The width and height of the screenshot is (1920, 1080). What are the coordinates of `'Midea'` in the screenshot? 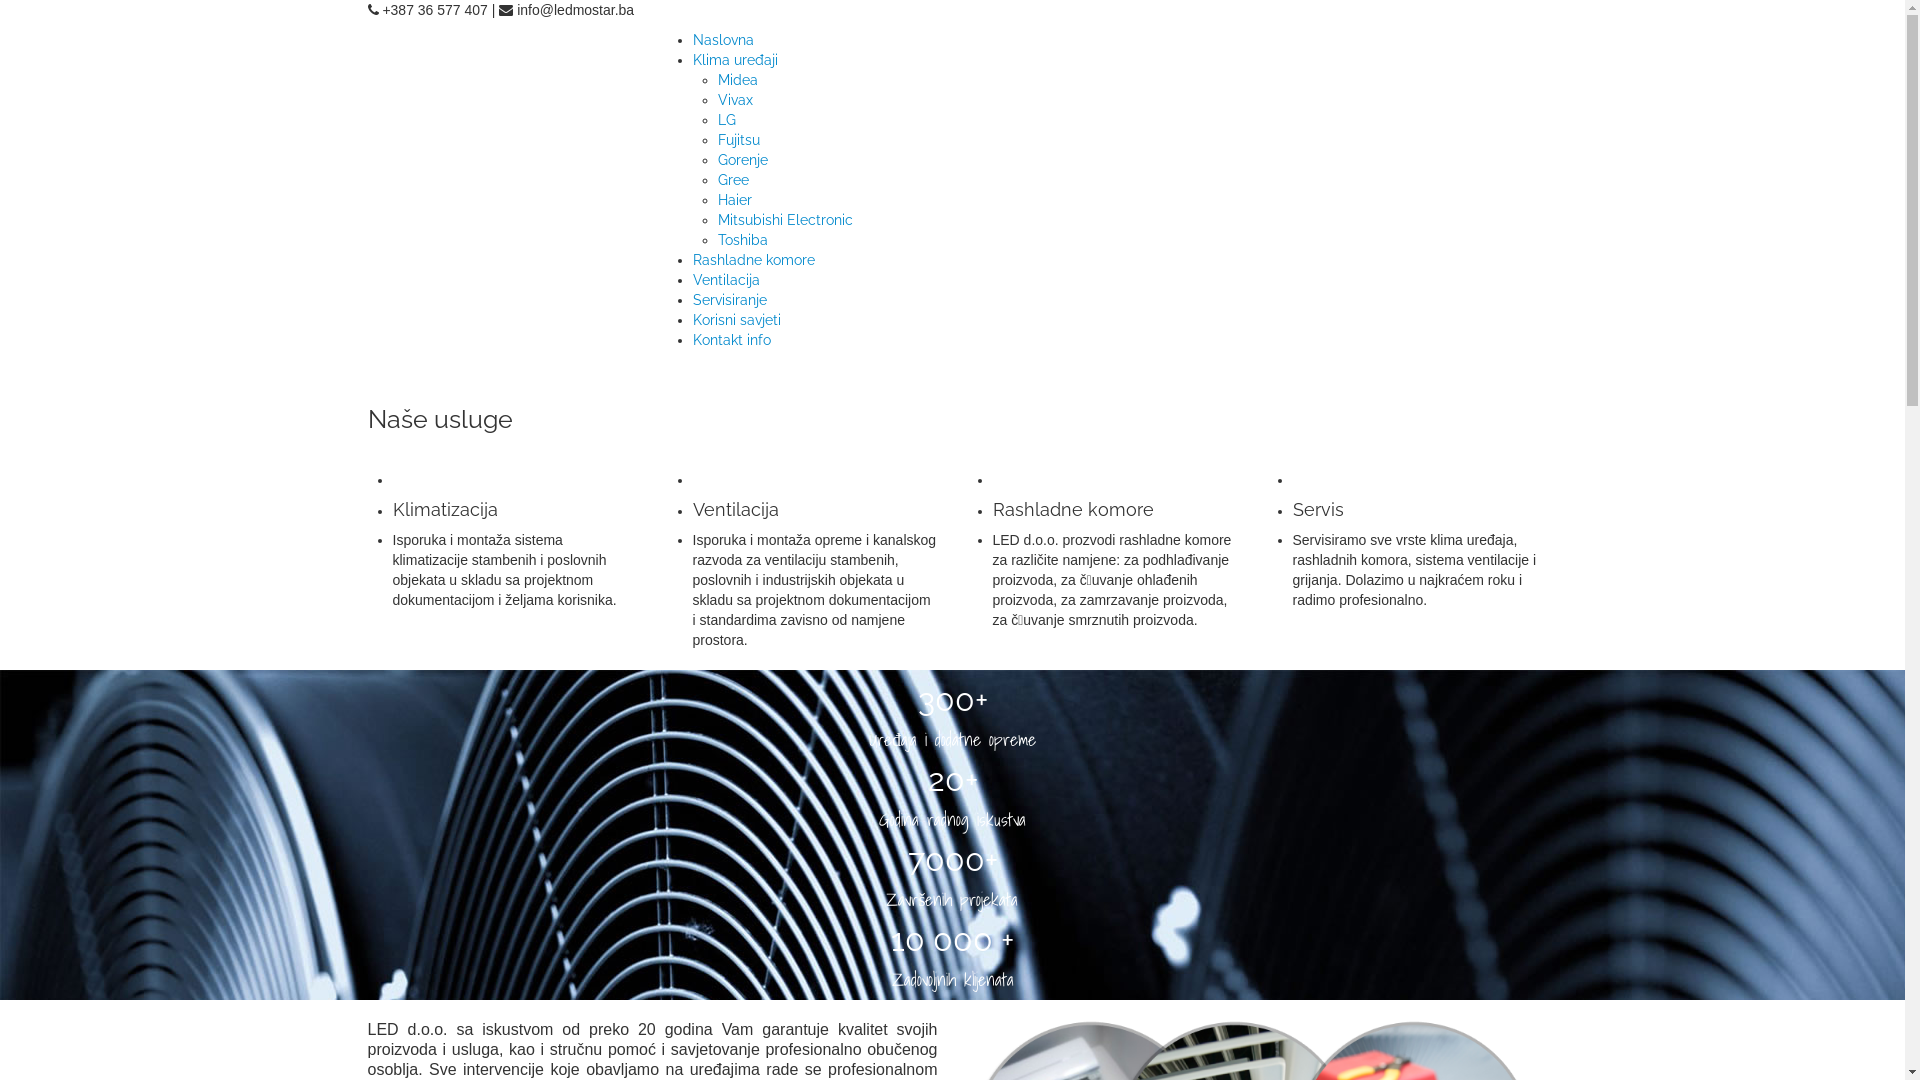 It's located at (737, 79).